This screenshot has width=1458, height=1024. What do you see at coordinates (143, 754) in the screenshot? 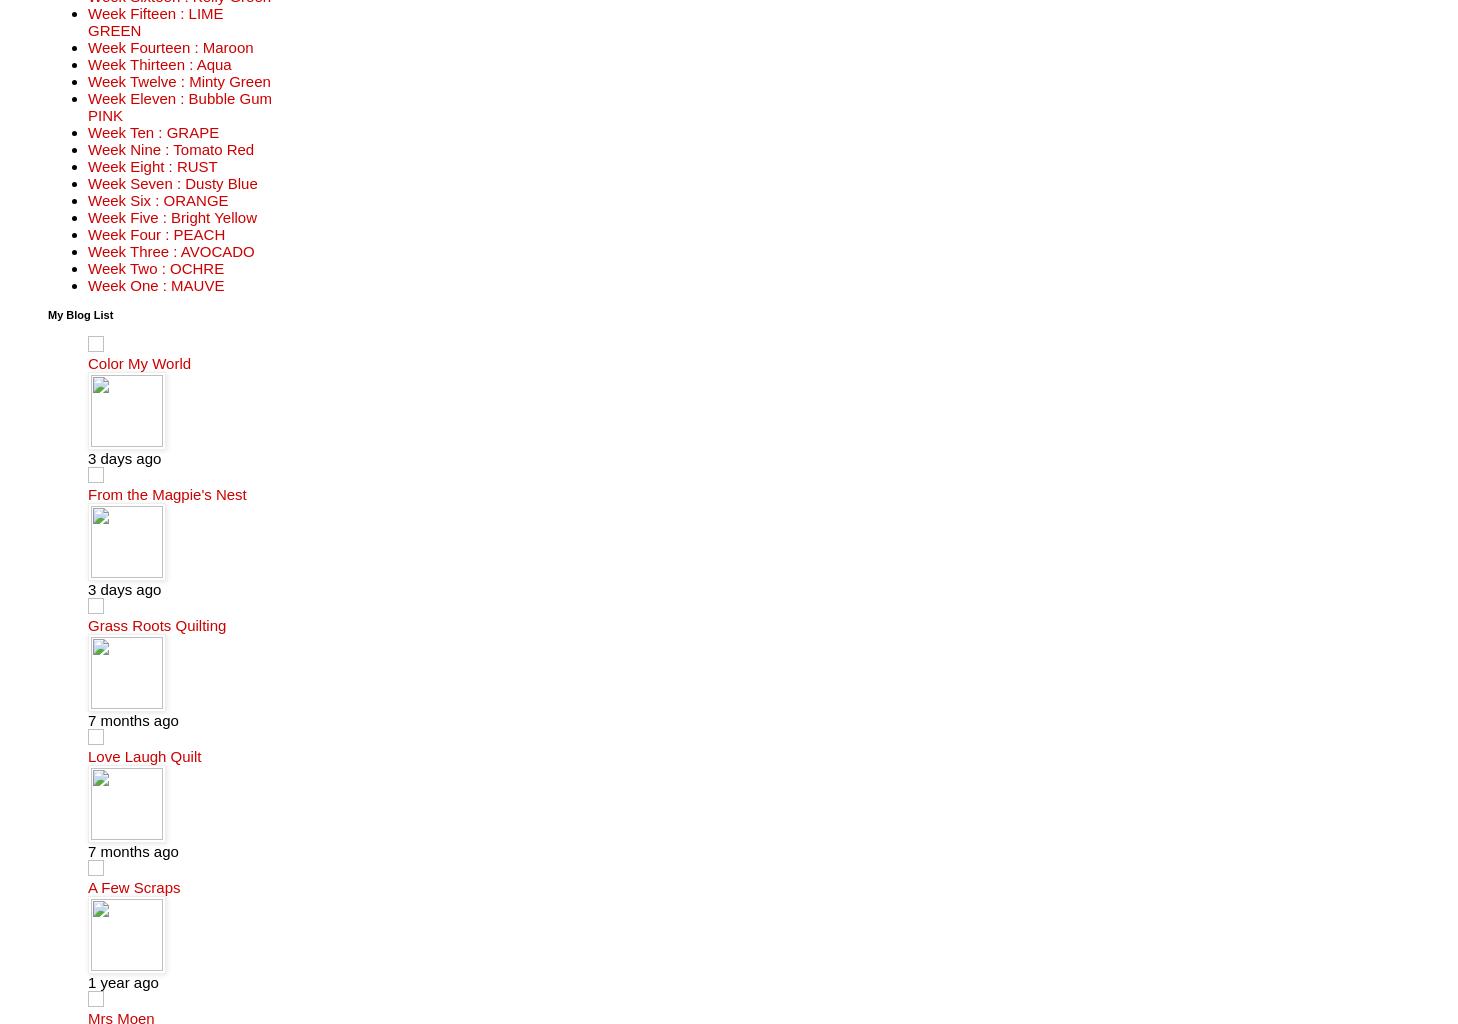
I see `'Love Laugh Quilt'` at bounding box center [143, 754].